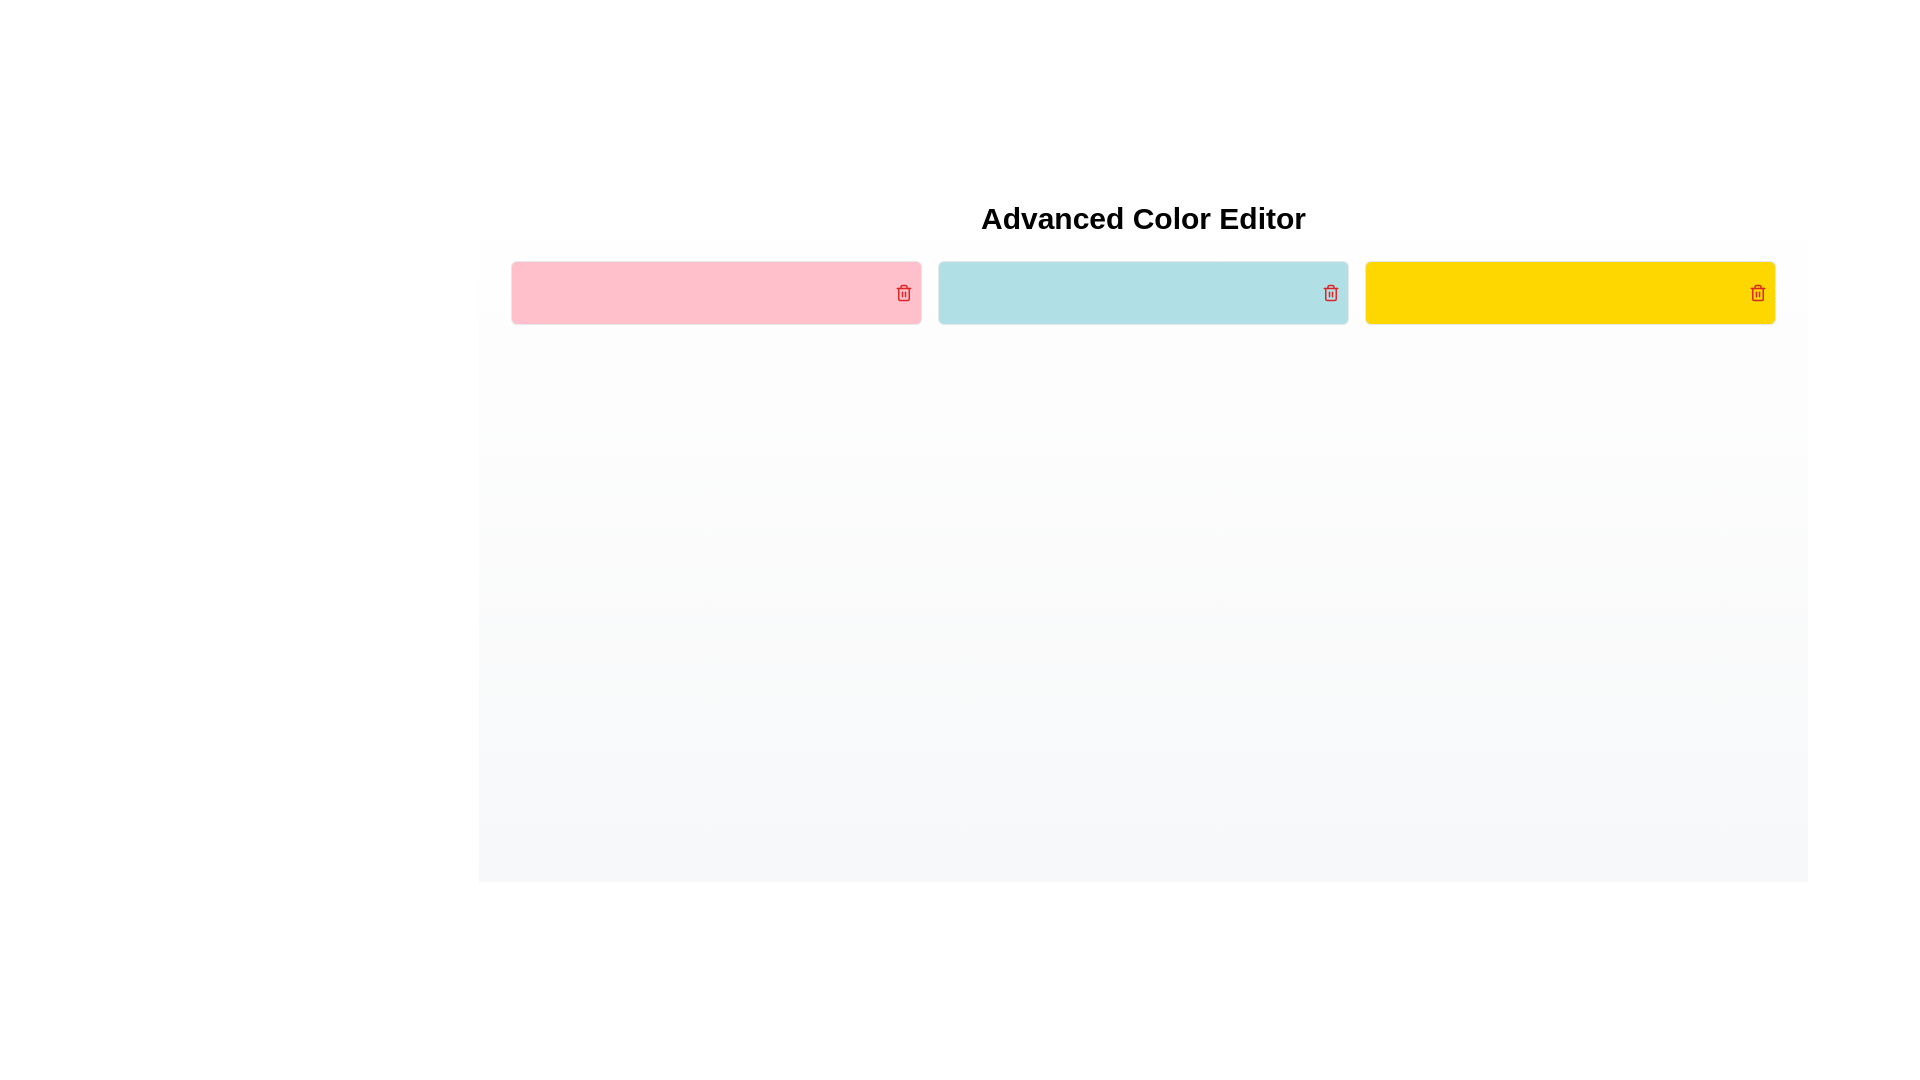 The image size is (1920, 1080). Describe the element at coordinates (1756, 293) in the screenshot. I see `the trash can icon represented in thin line art style, located in the top-right corner of the yellow rectangle` at that location.